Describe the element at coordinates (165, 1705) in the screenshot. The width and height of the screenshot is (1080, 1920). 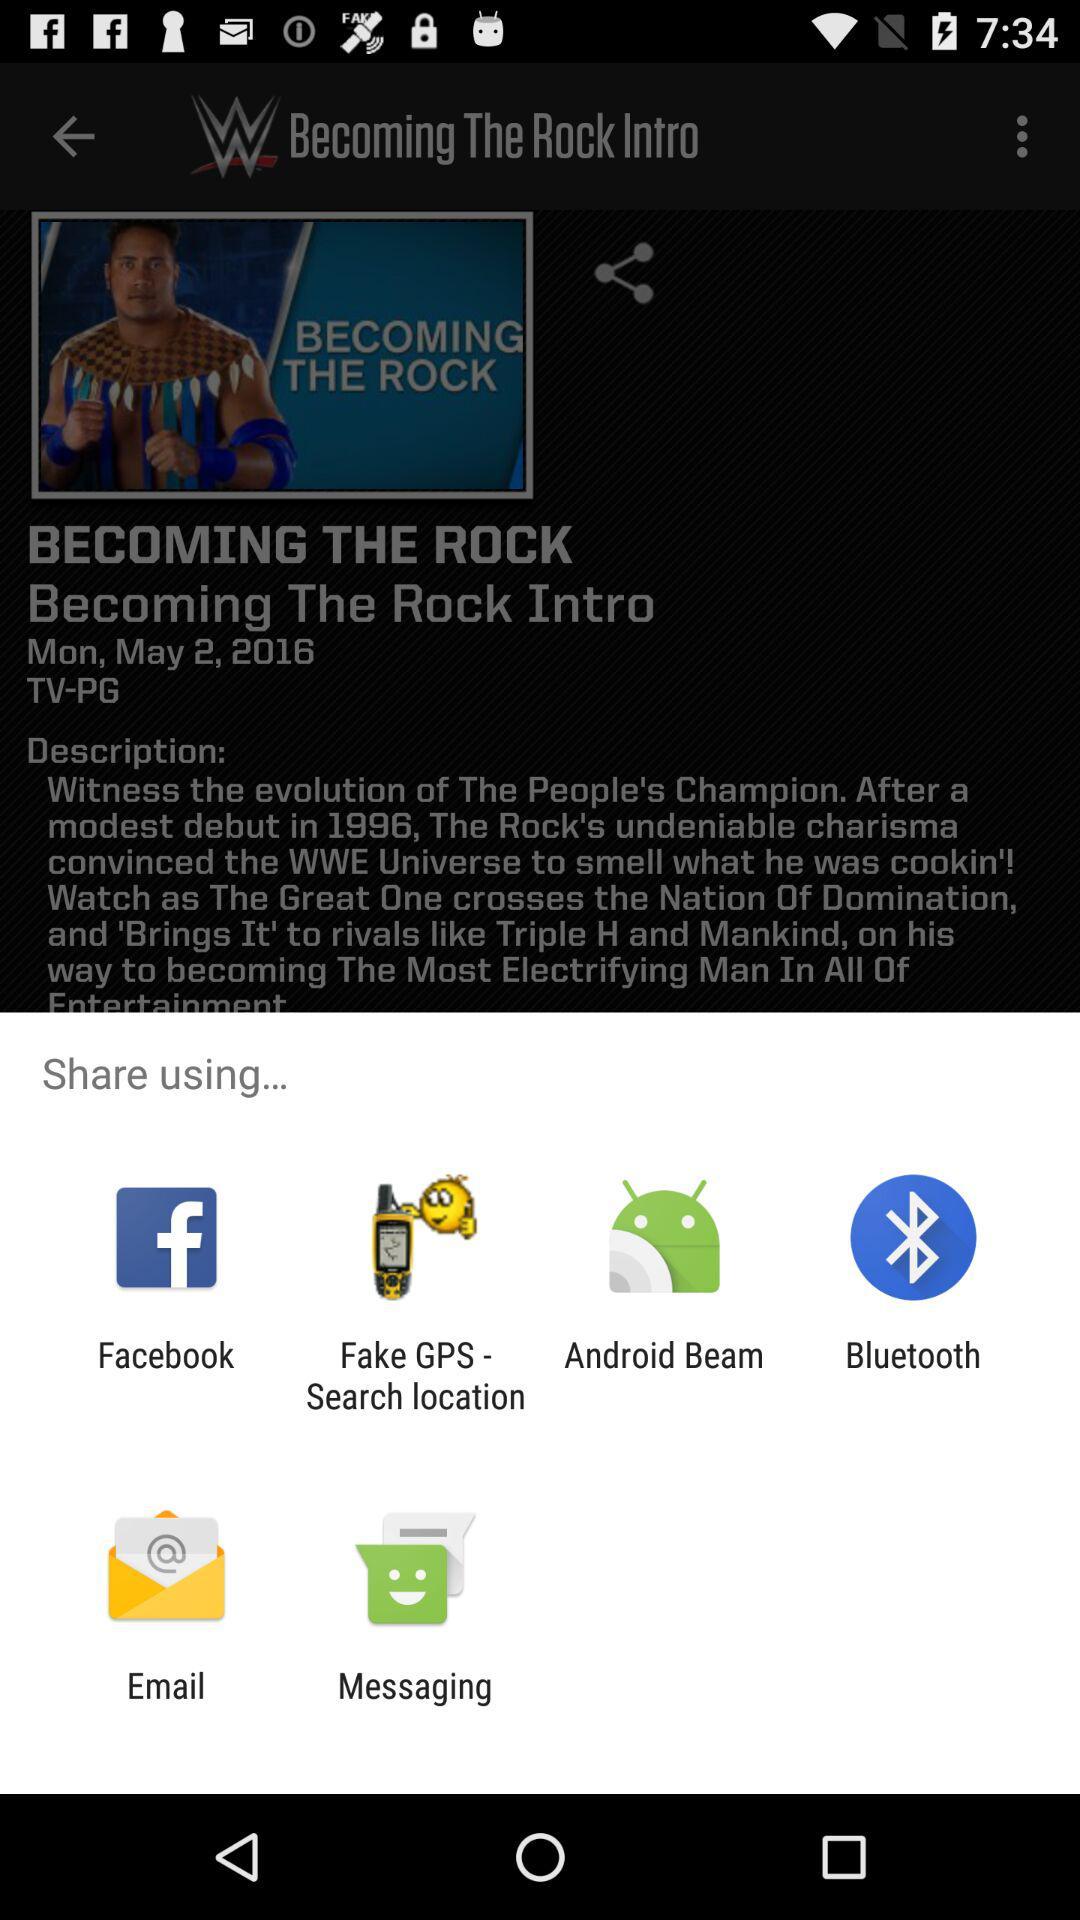
I see `the email` at that location.